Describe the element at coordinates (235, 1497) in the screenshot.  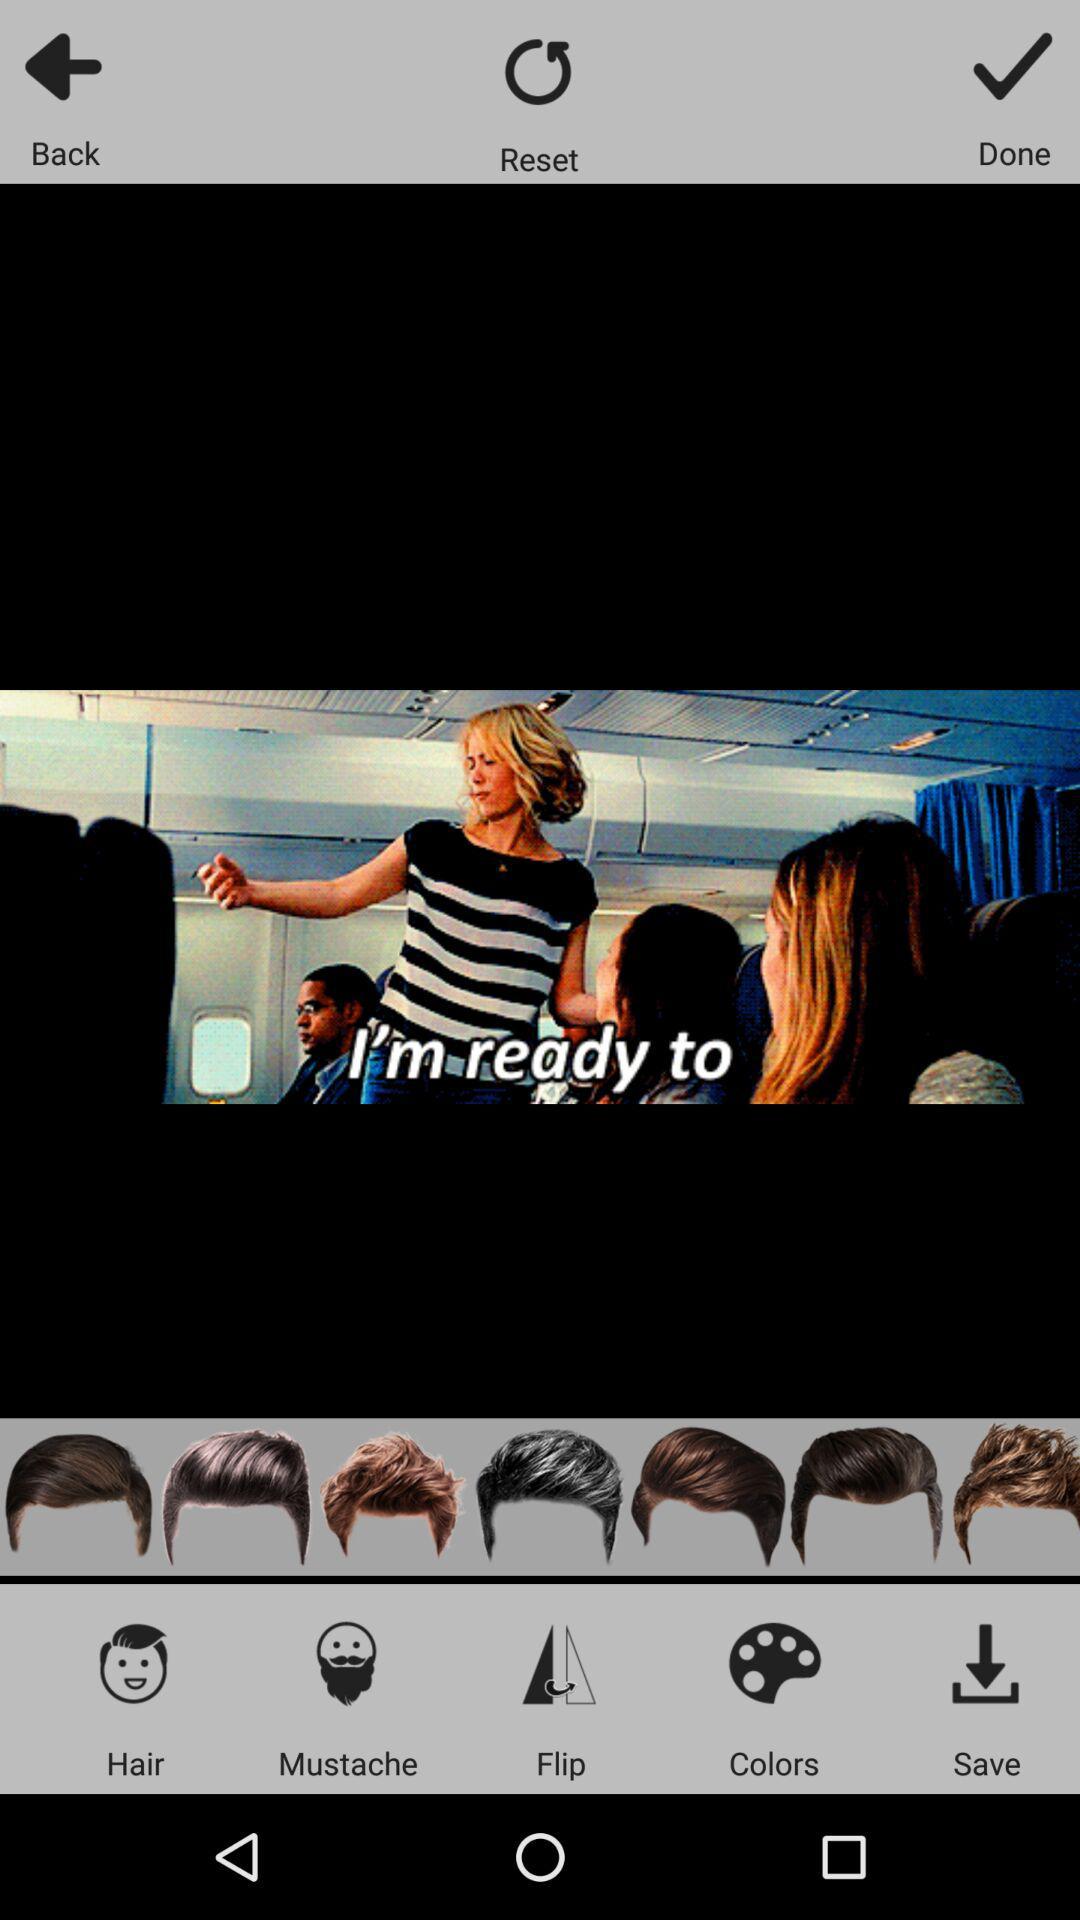
I see `vike` at that location.